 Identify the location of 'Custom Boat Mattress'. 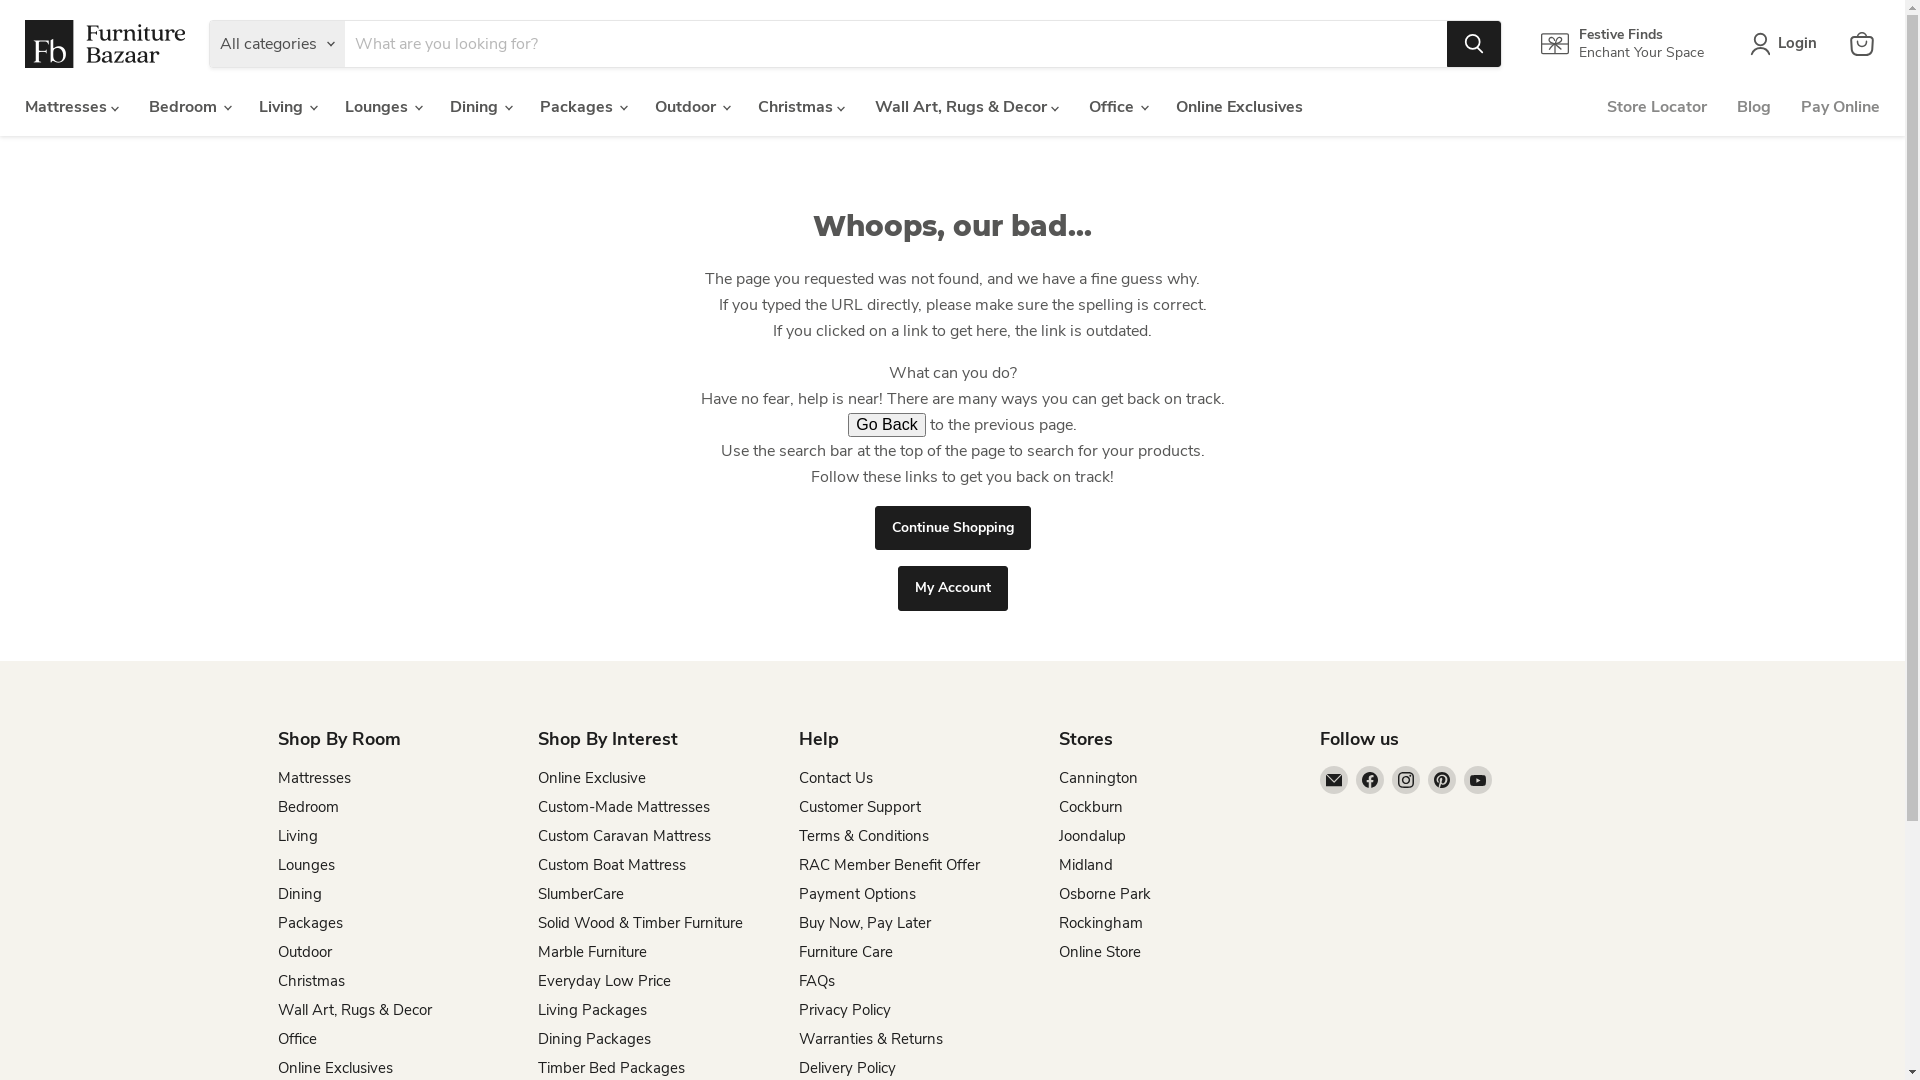
(610, 863).